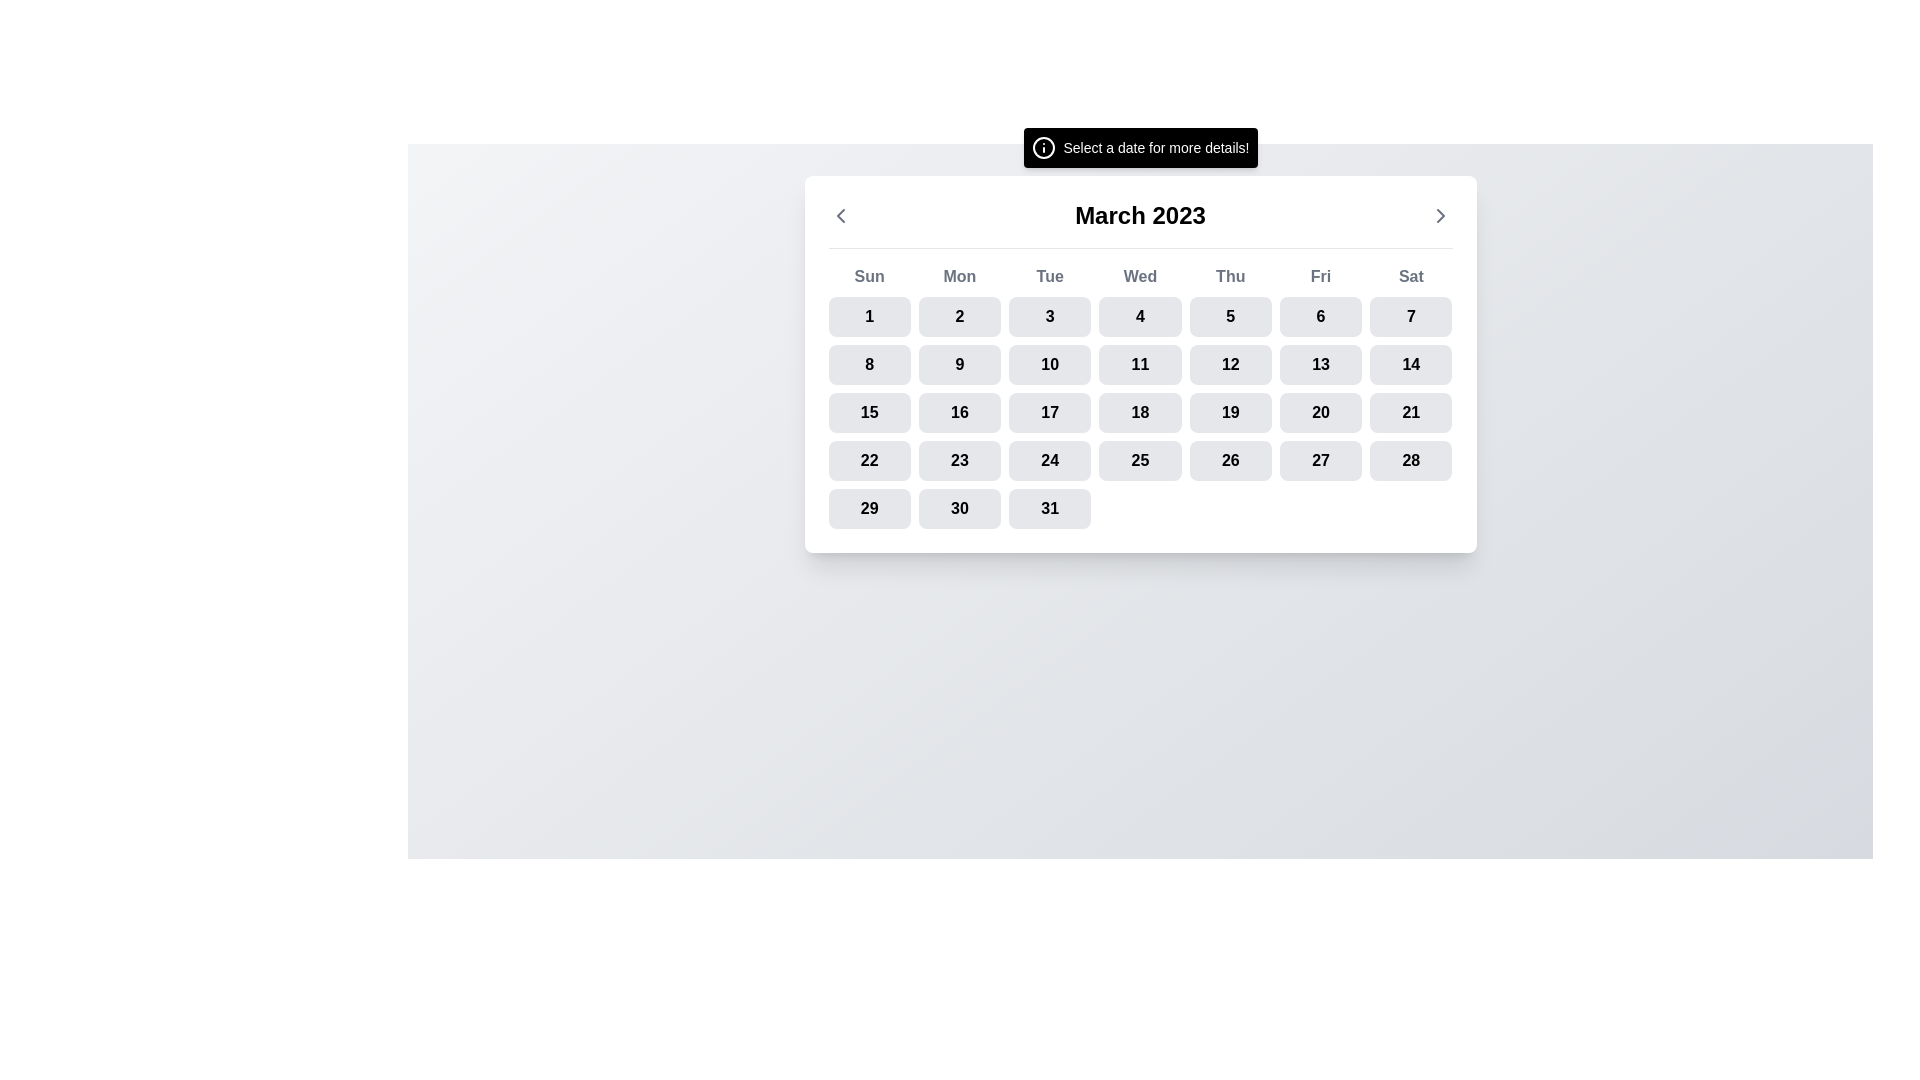  Describe the element at coordinates (1049, 411) in the screenshot. I see `the rounded rectangular button labeled '17' in bold black text, located in the fifth row and third column of the calendar grid layout for navigation` at that location.